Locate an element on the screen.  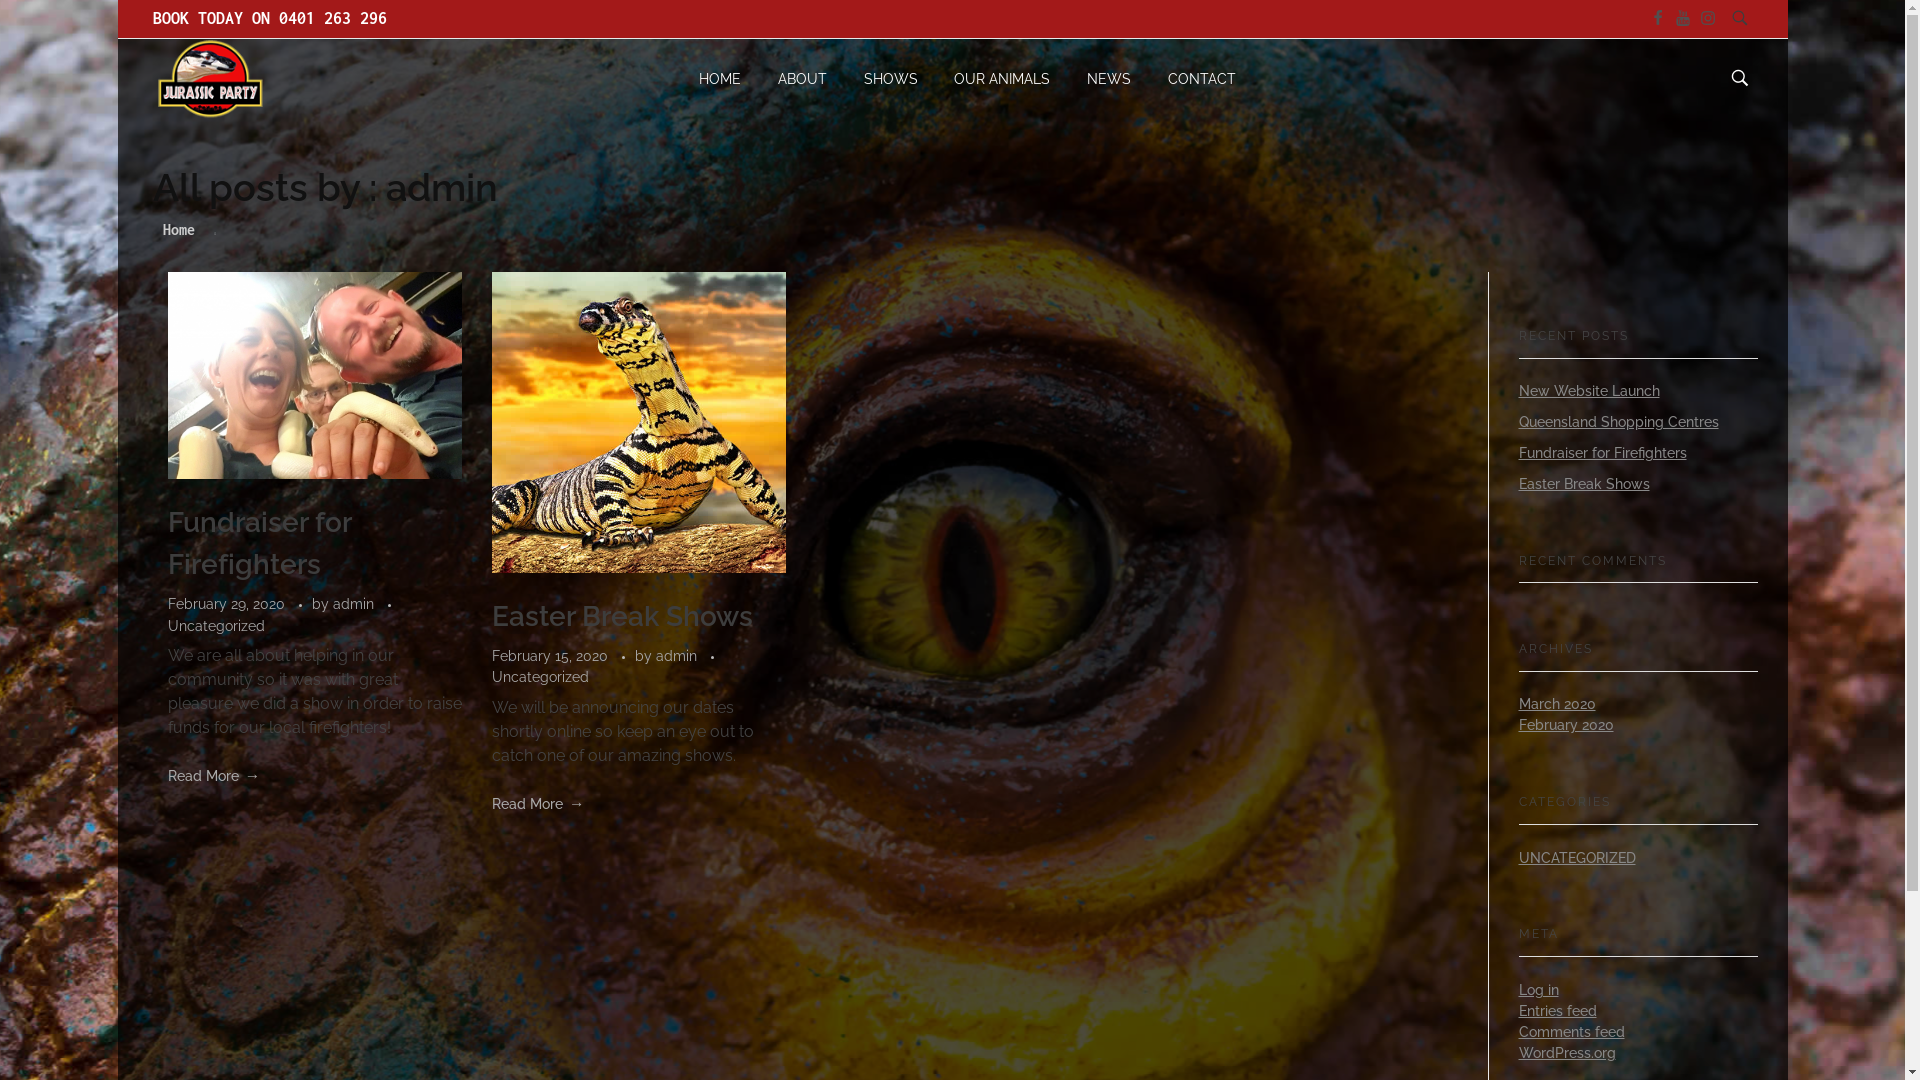
'OUR ANIMALS' is located at coordinates (935, 77).